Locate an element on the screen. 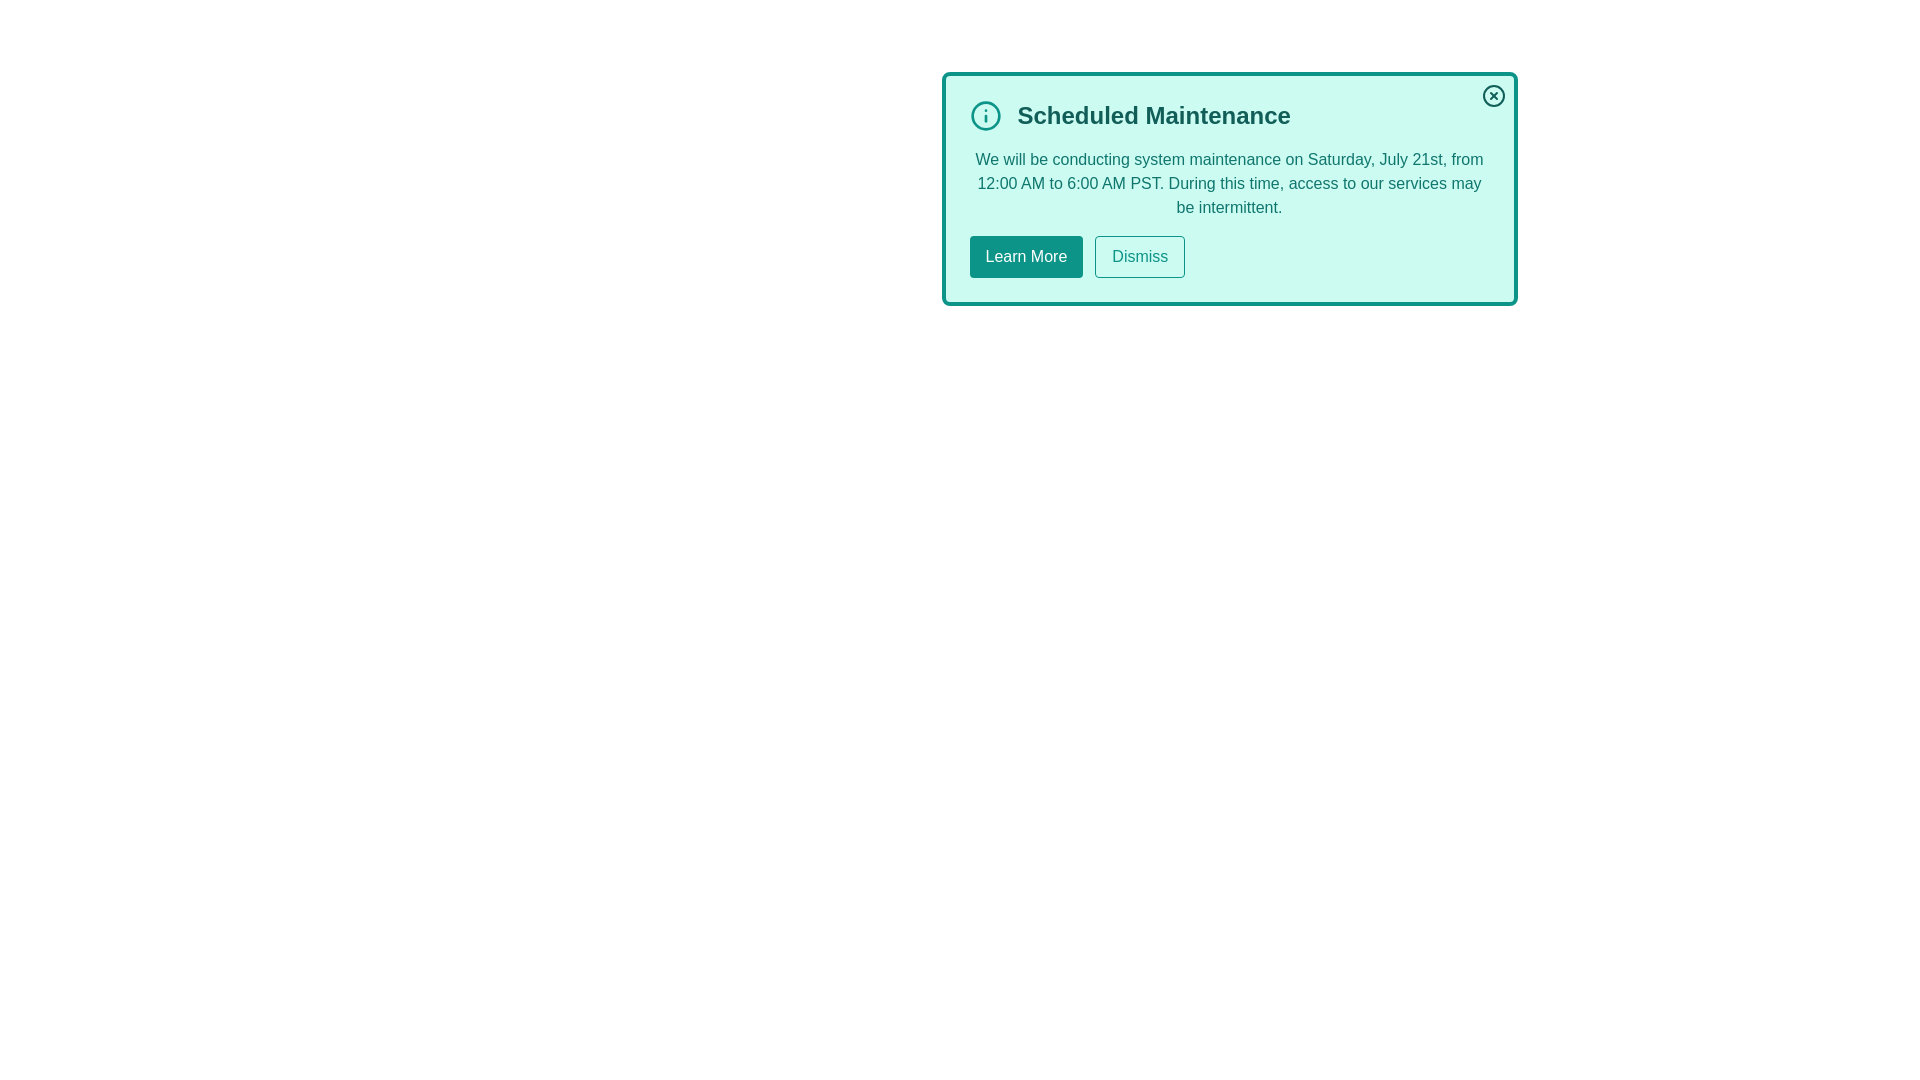 Image resolution: width=1920 pixels, height=1080 pixels. the text 'During this time, access to our services may be intermittent.' in the alert message is located at coordinates (1228, 184).